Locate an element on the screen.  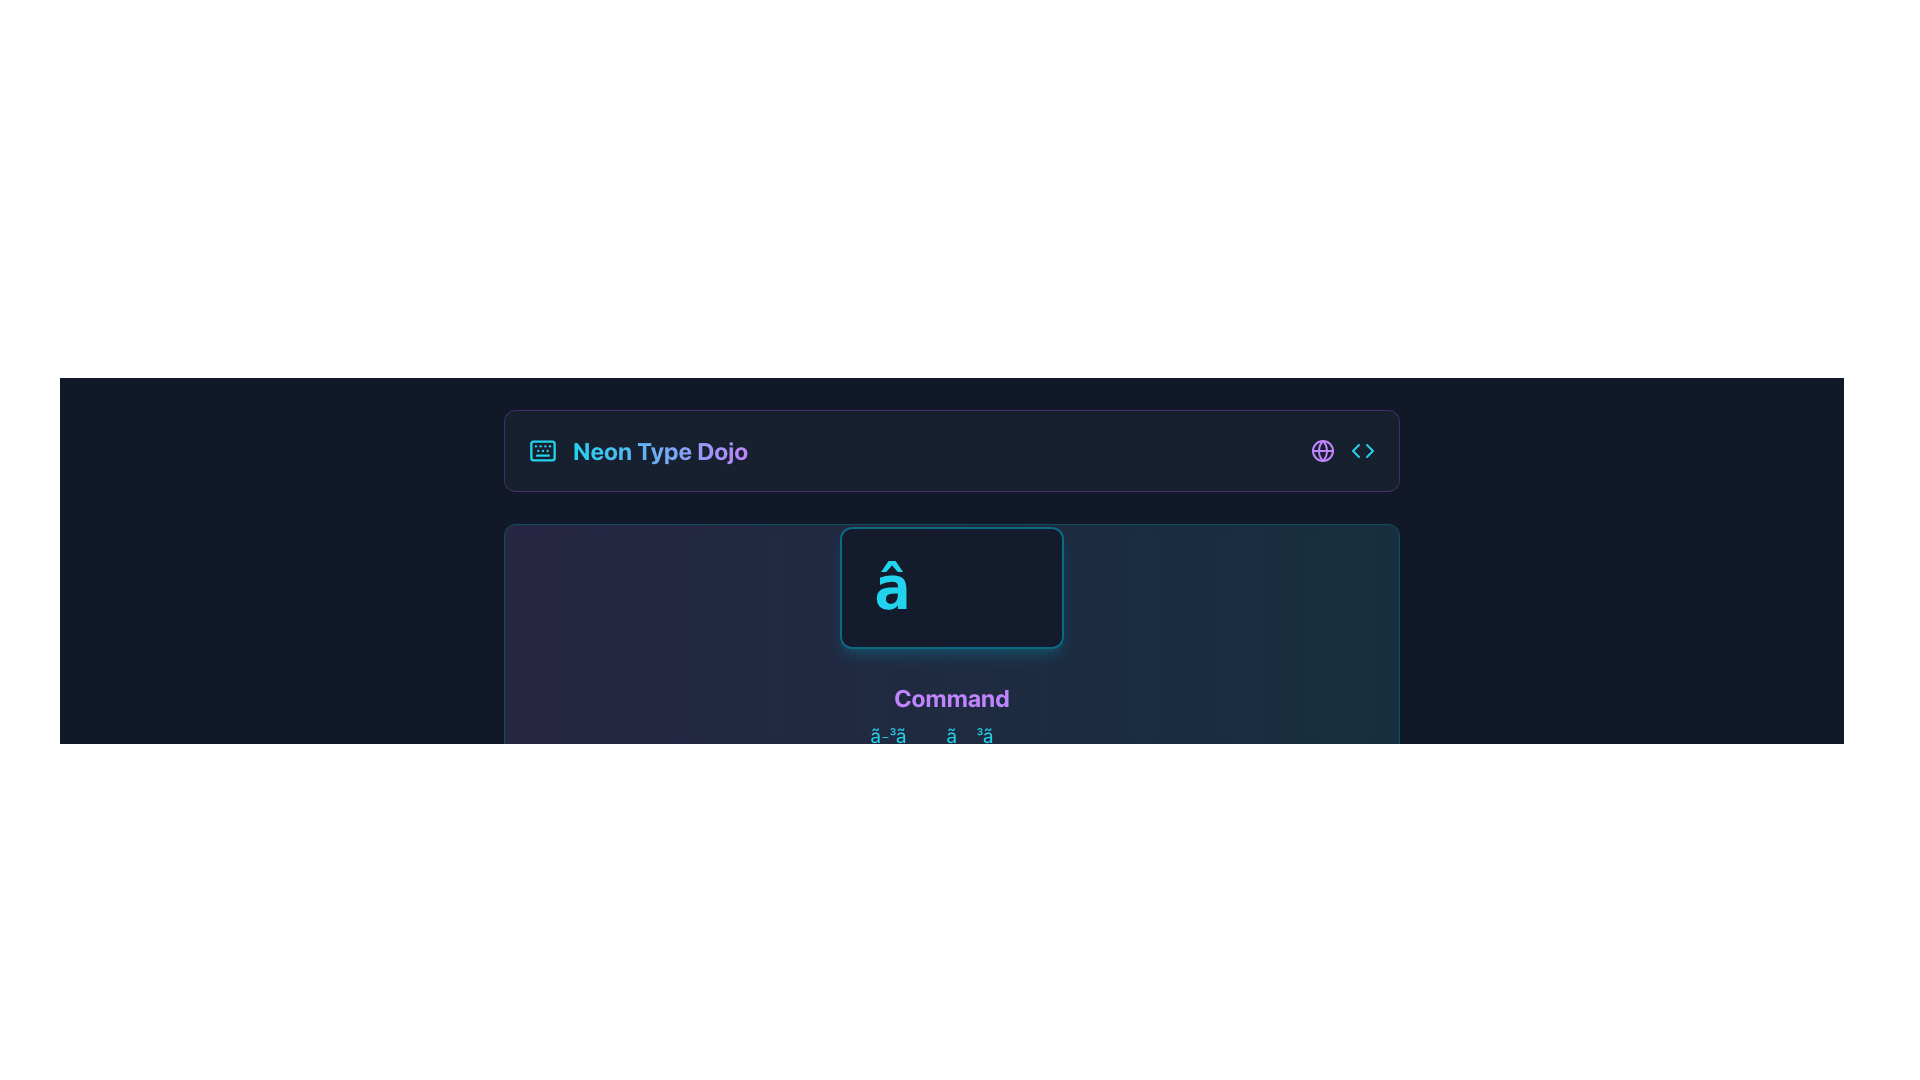
the keyboard icon component, which is a central rectangular structure in the keyboard illustration, to trigger relevant actions is located at coordinates (542, 451).